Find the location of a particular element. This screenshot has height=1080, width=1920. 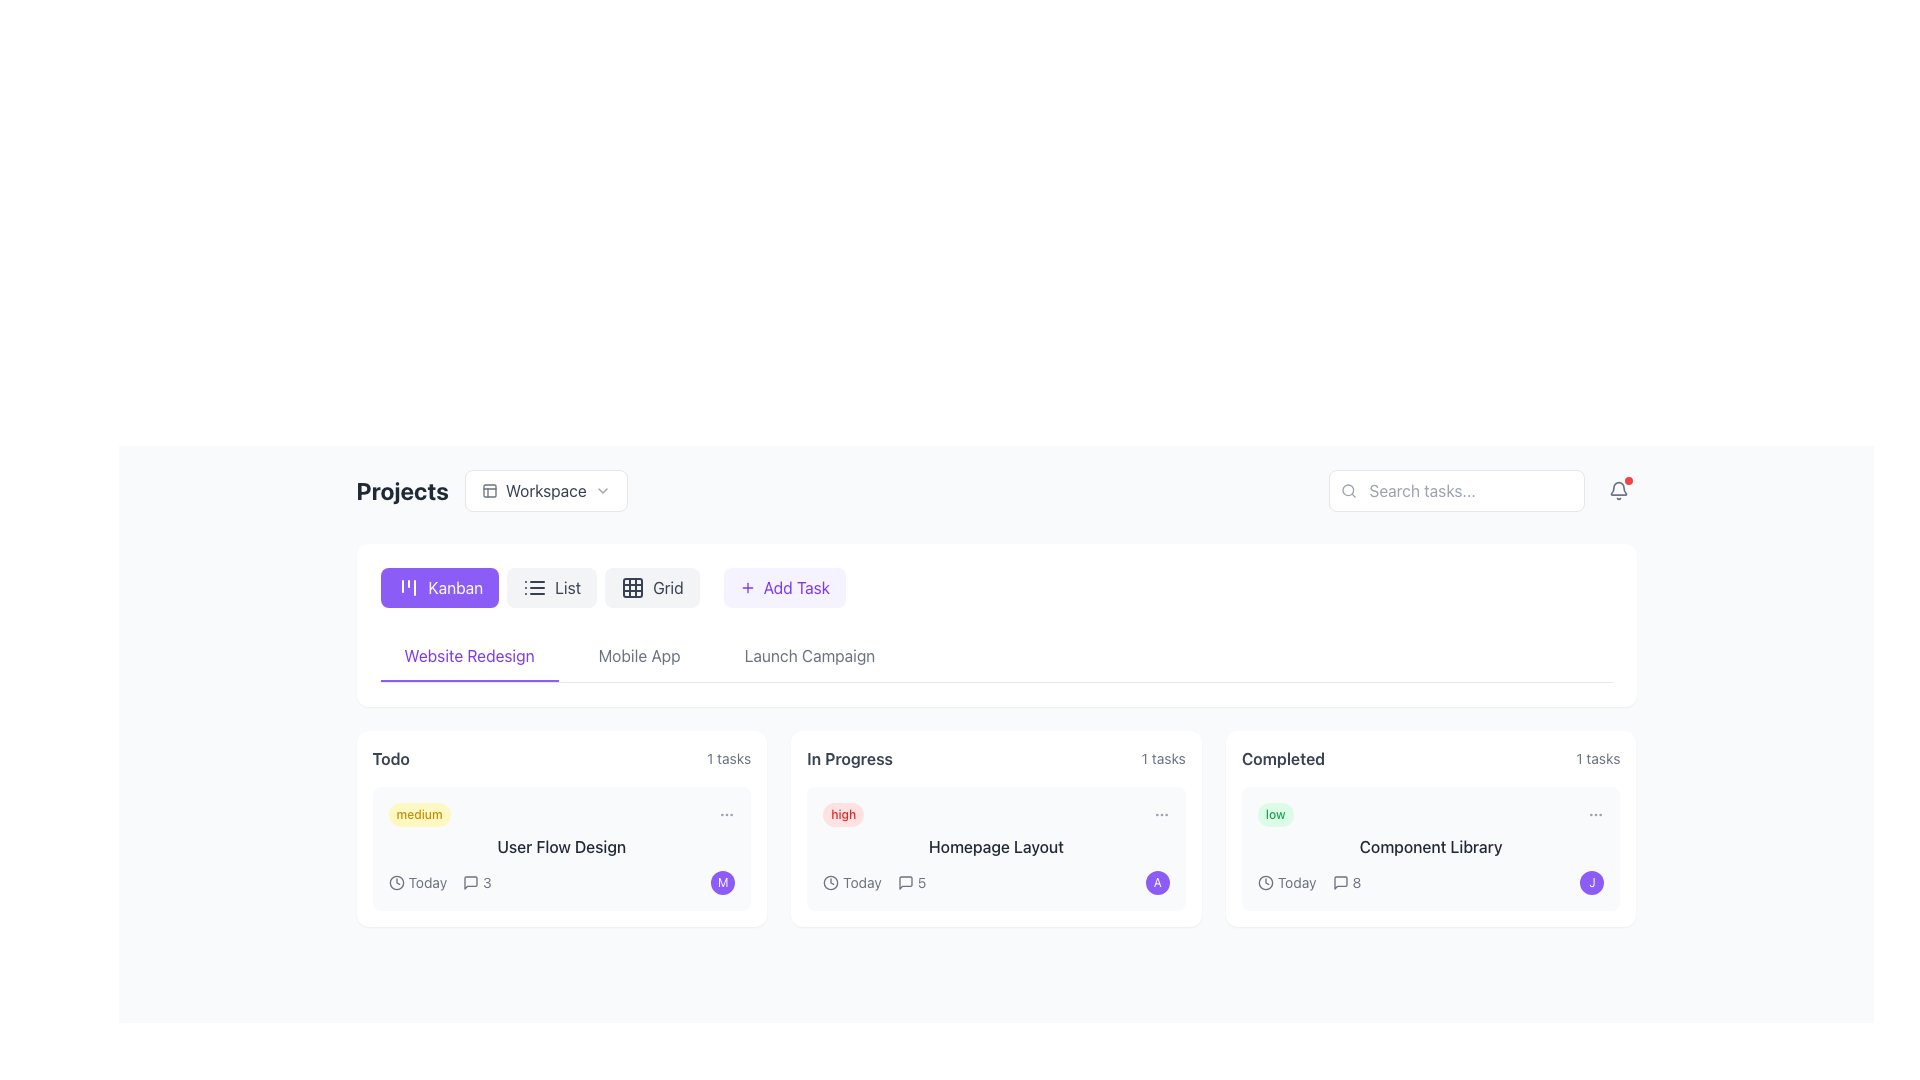

the square icon with a grid-like design, which has a gray outline and is located to the left of the text 'Workspace' is located at coordinates (489, 490).